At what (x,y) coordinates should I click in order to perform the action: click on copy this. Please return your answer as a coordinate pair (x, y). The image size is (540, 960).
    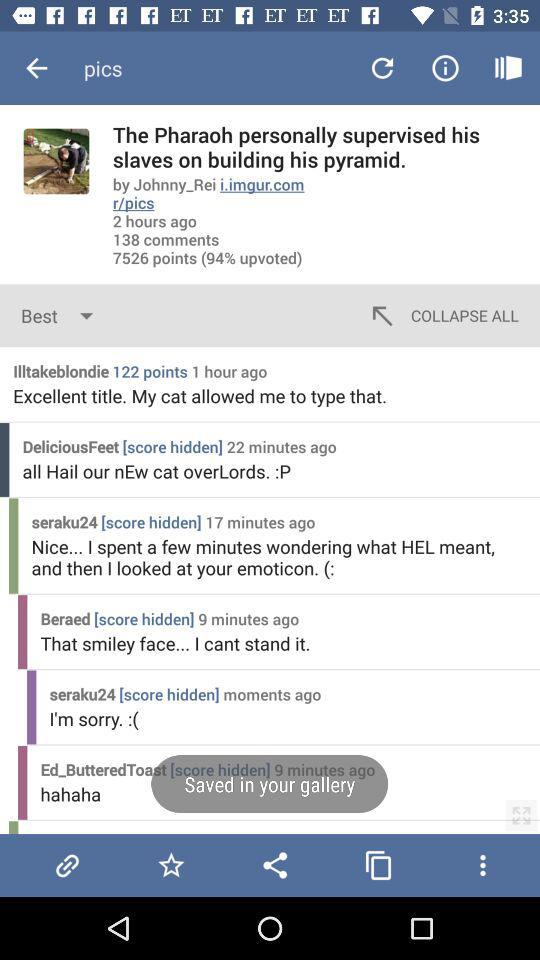
    Looking at the image, I should click on (378, 864).